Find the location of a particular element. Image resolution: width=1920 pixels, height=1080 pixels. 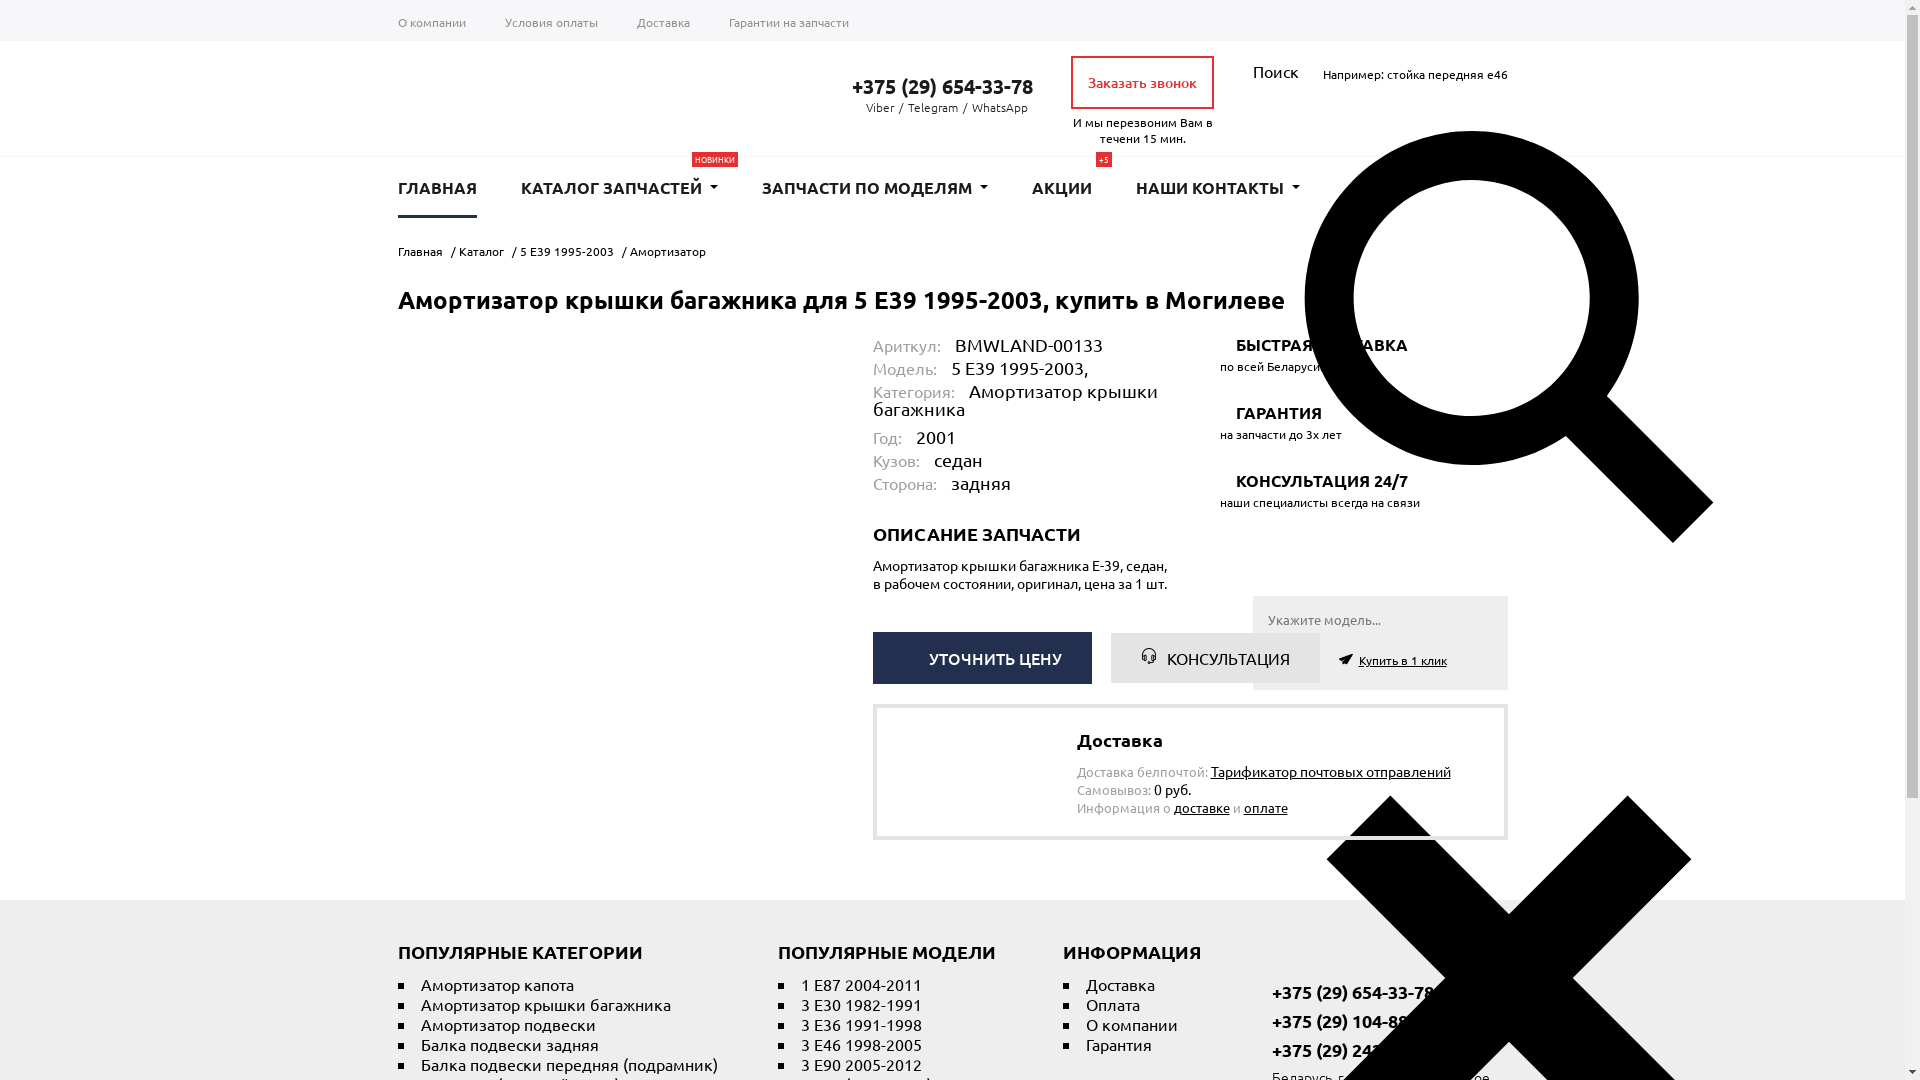

'+375 (29) 654-33-78' is located at coordinates (1251, 991).